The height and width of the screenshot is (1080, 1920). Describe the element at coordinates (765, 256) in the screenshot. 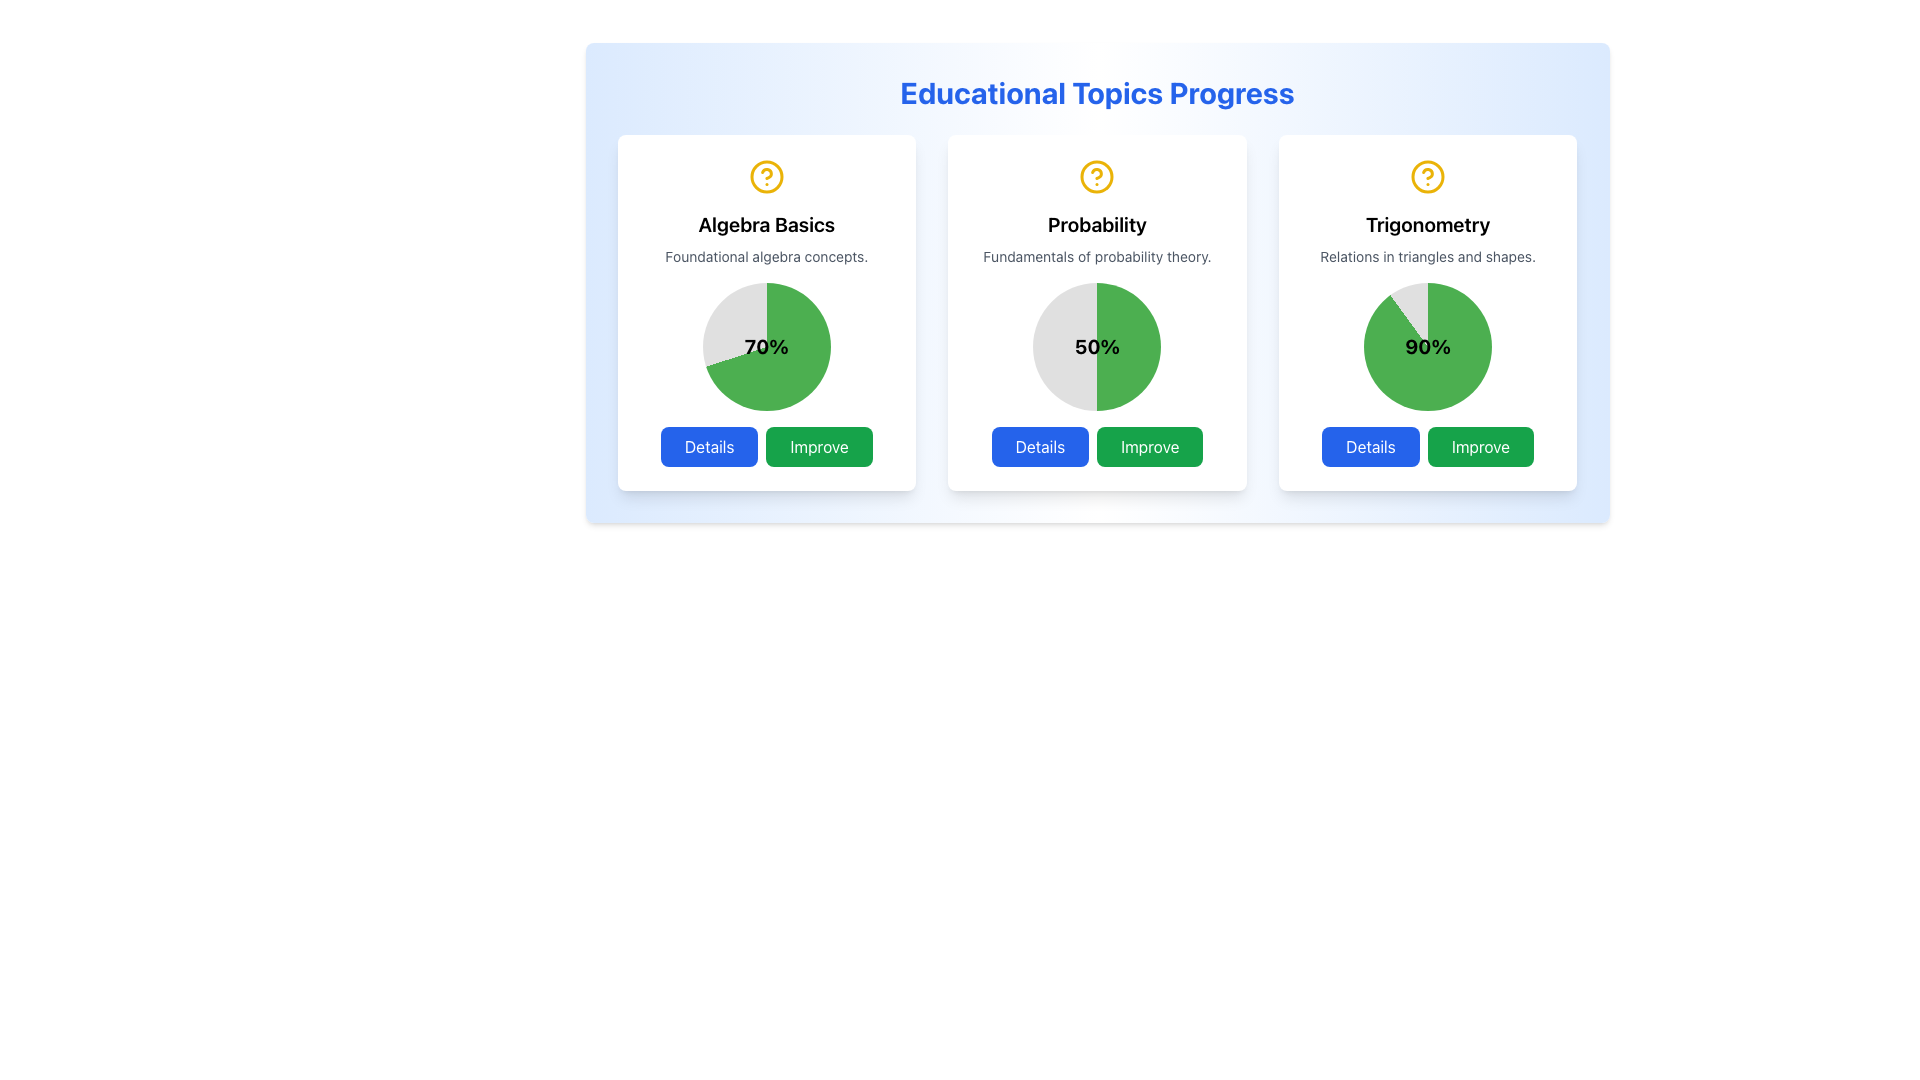

I see `the text element that provides a brief description of 'Algebra Basics', which is centrally positioned within the card, located below the title and above the progress indicator` at that location.